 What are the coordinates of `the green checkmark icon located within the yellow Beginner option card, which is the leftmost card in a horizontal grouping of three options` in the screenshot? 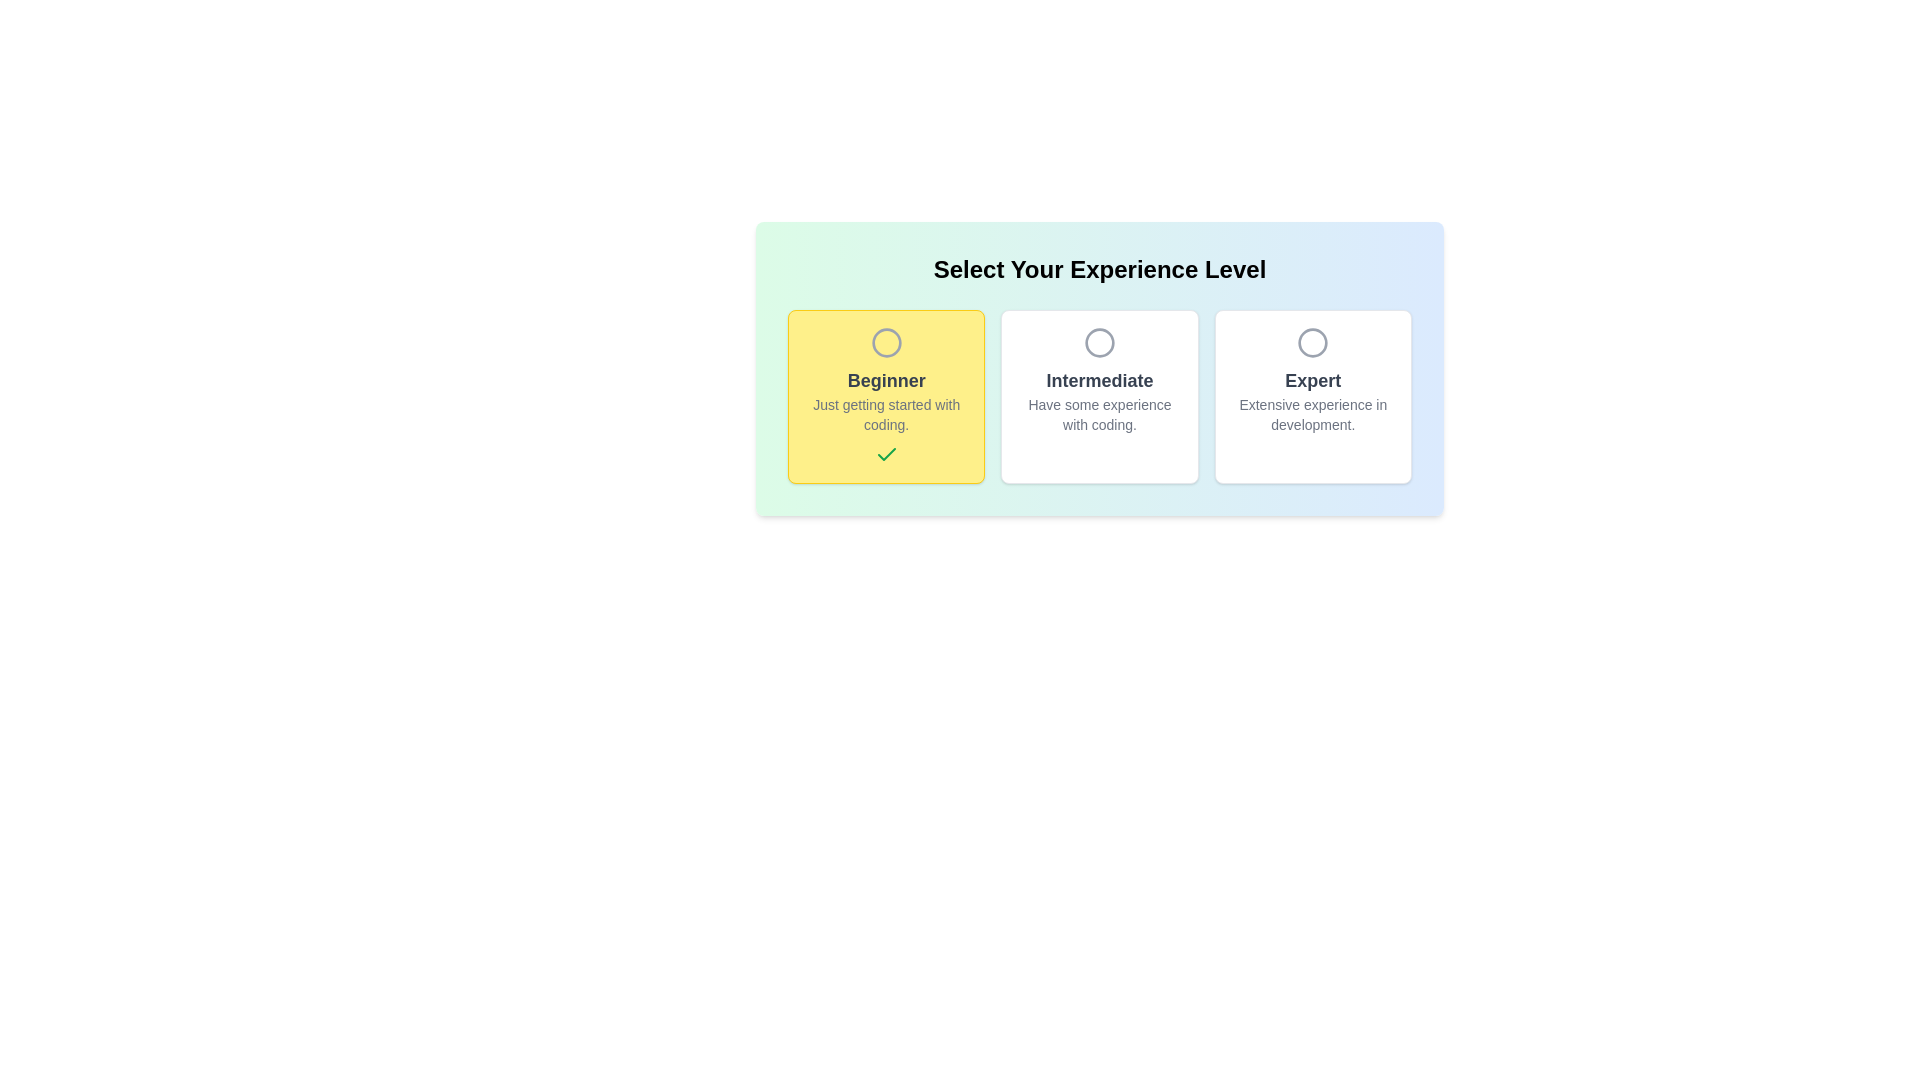 It's located at (885, 454).